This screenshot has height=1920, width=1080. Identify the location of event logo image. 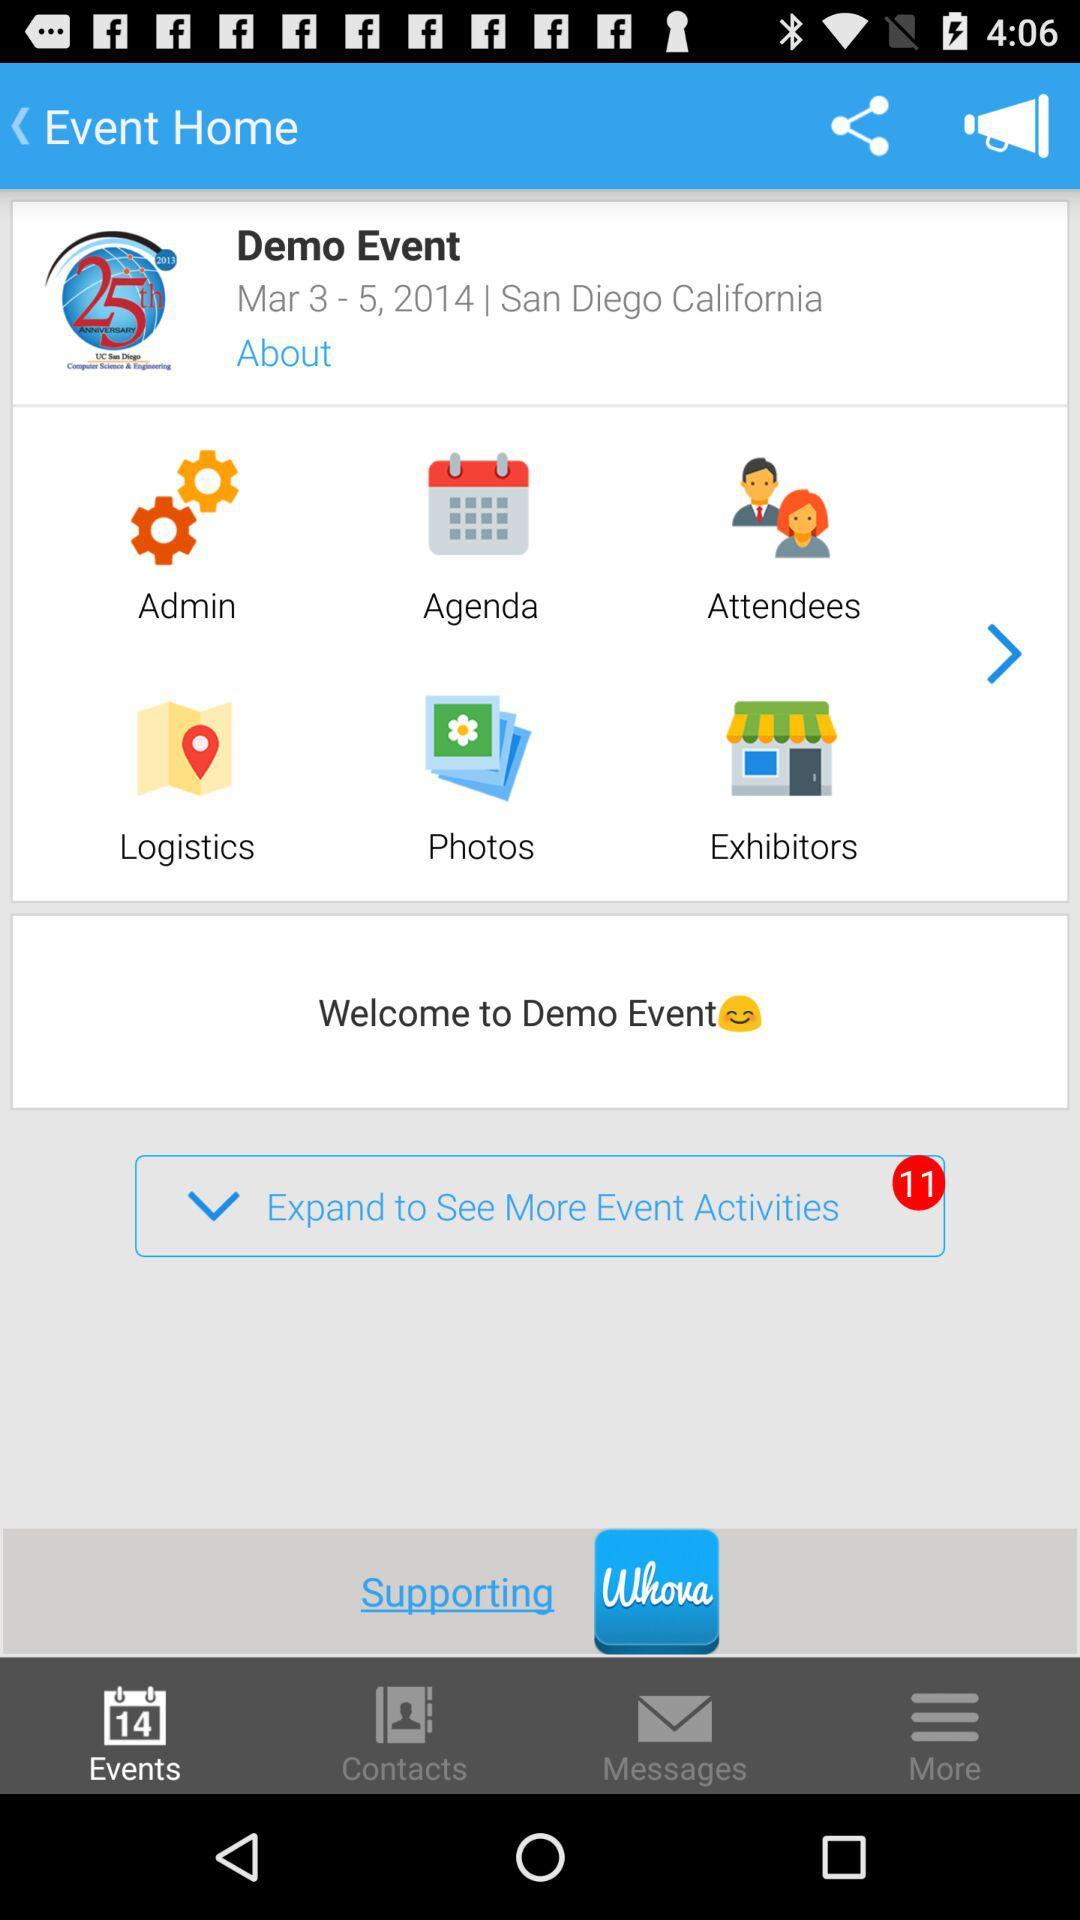
(111, 299).